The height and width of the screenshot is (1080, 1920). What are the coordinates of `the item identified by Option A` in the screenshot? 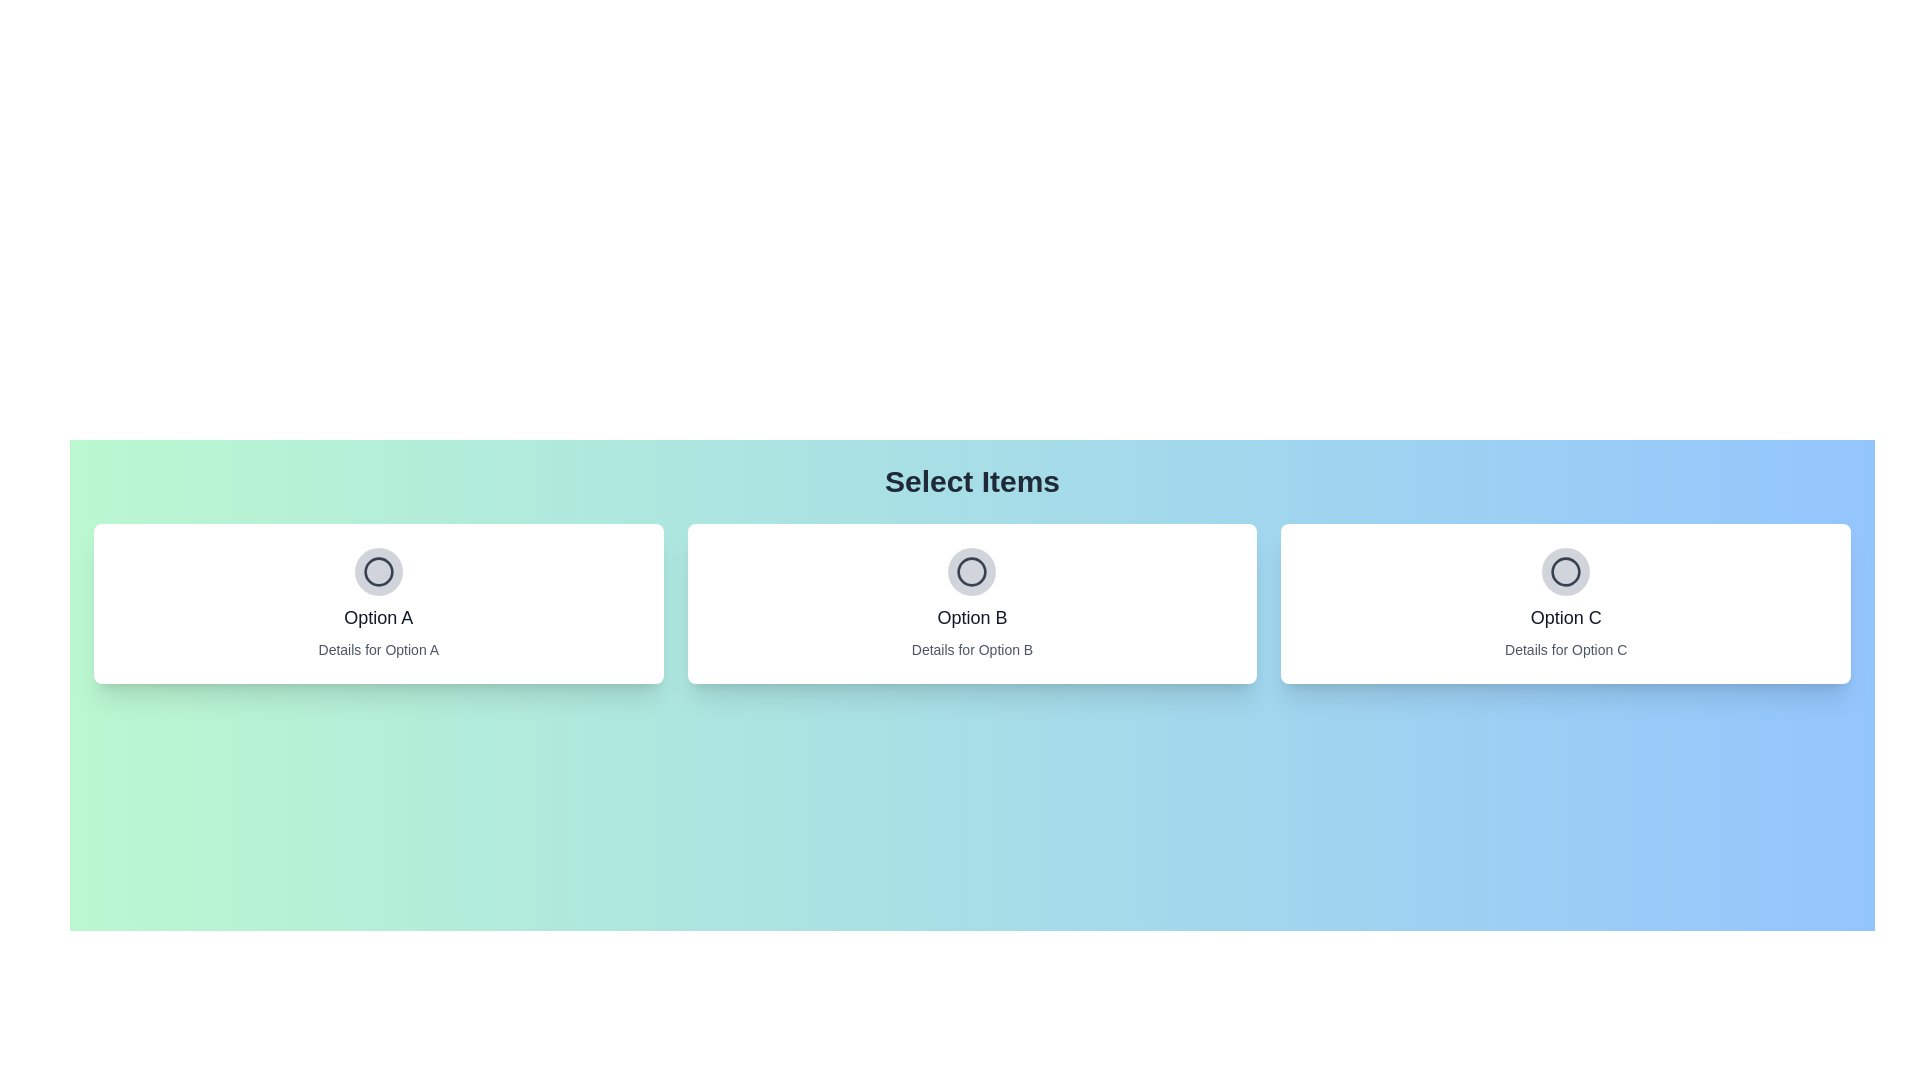 It's located at (378, 571).